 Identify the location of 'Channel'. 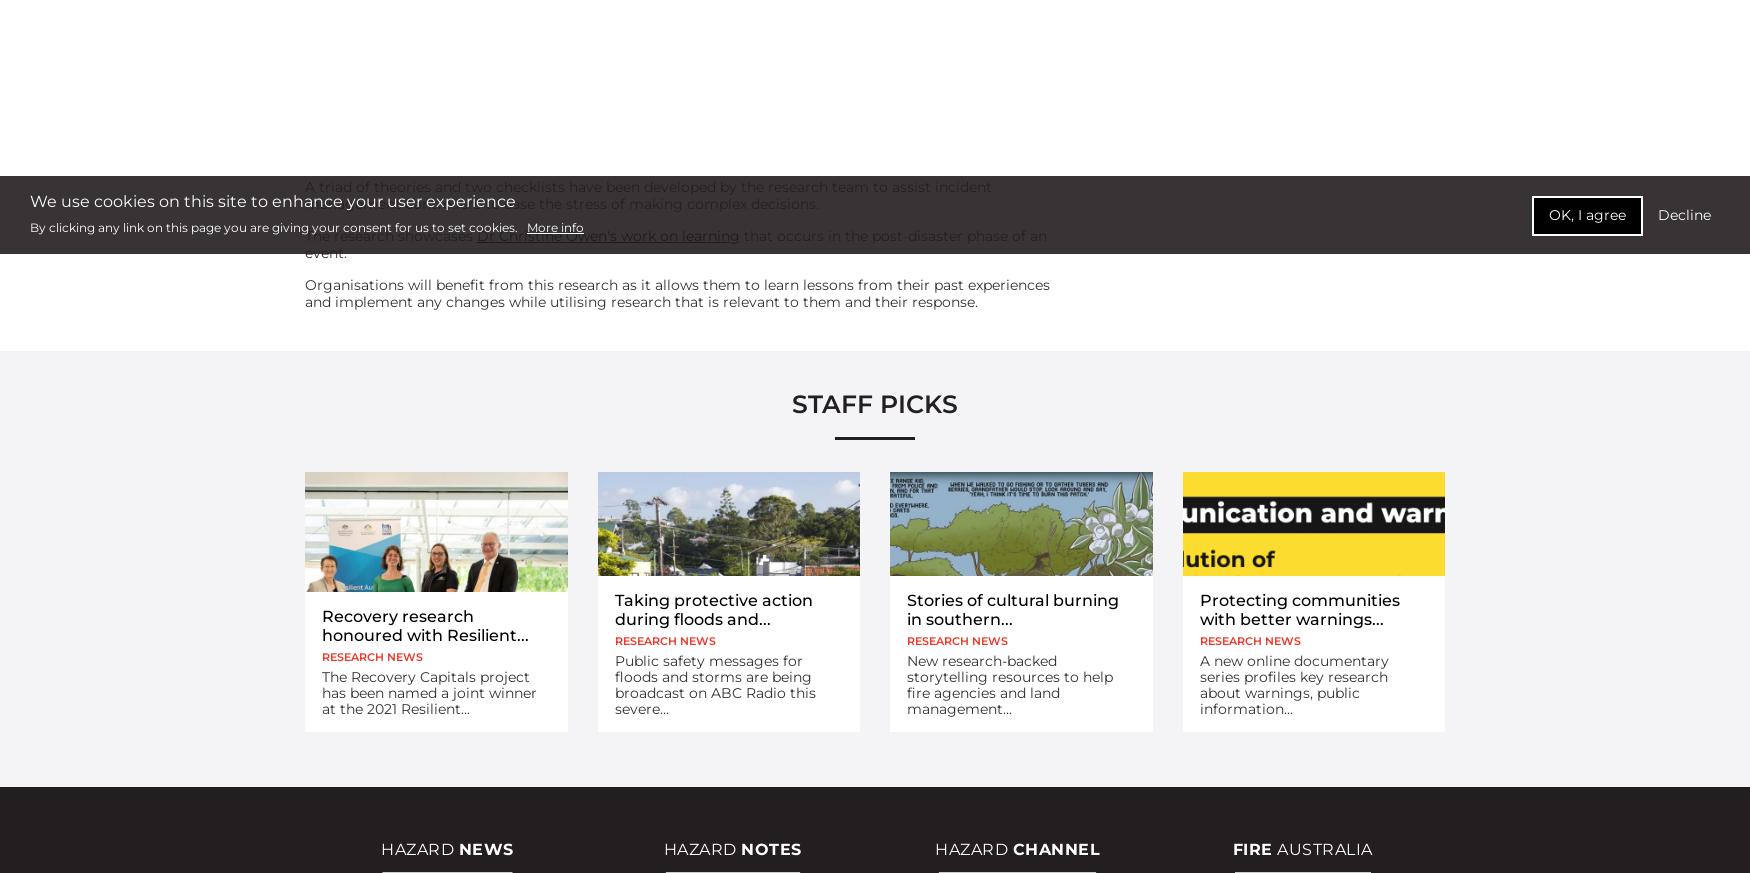
(1011, 849).